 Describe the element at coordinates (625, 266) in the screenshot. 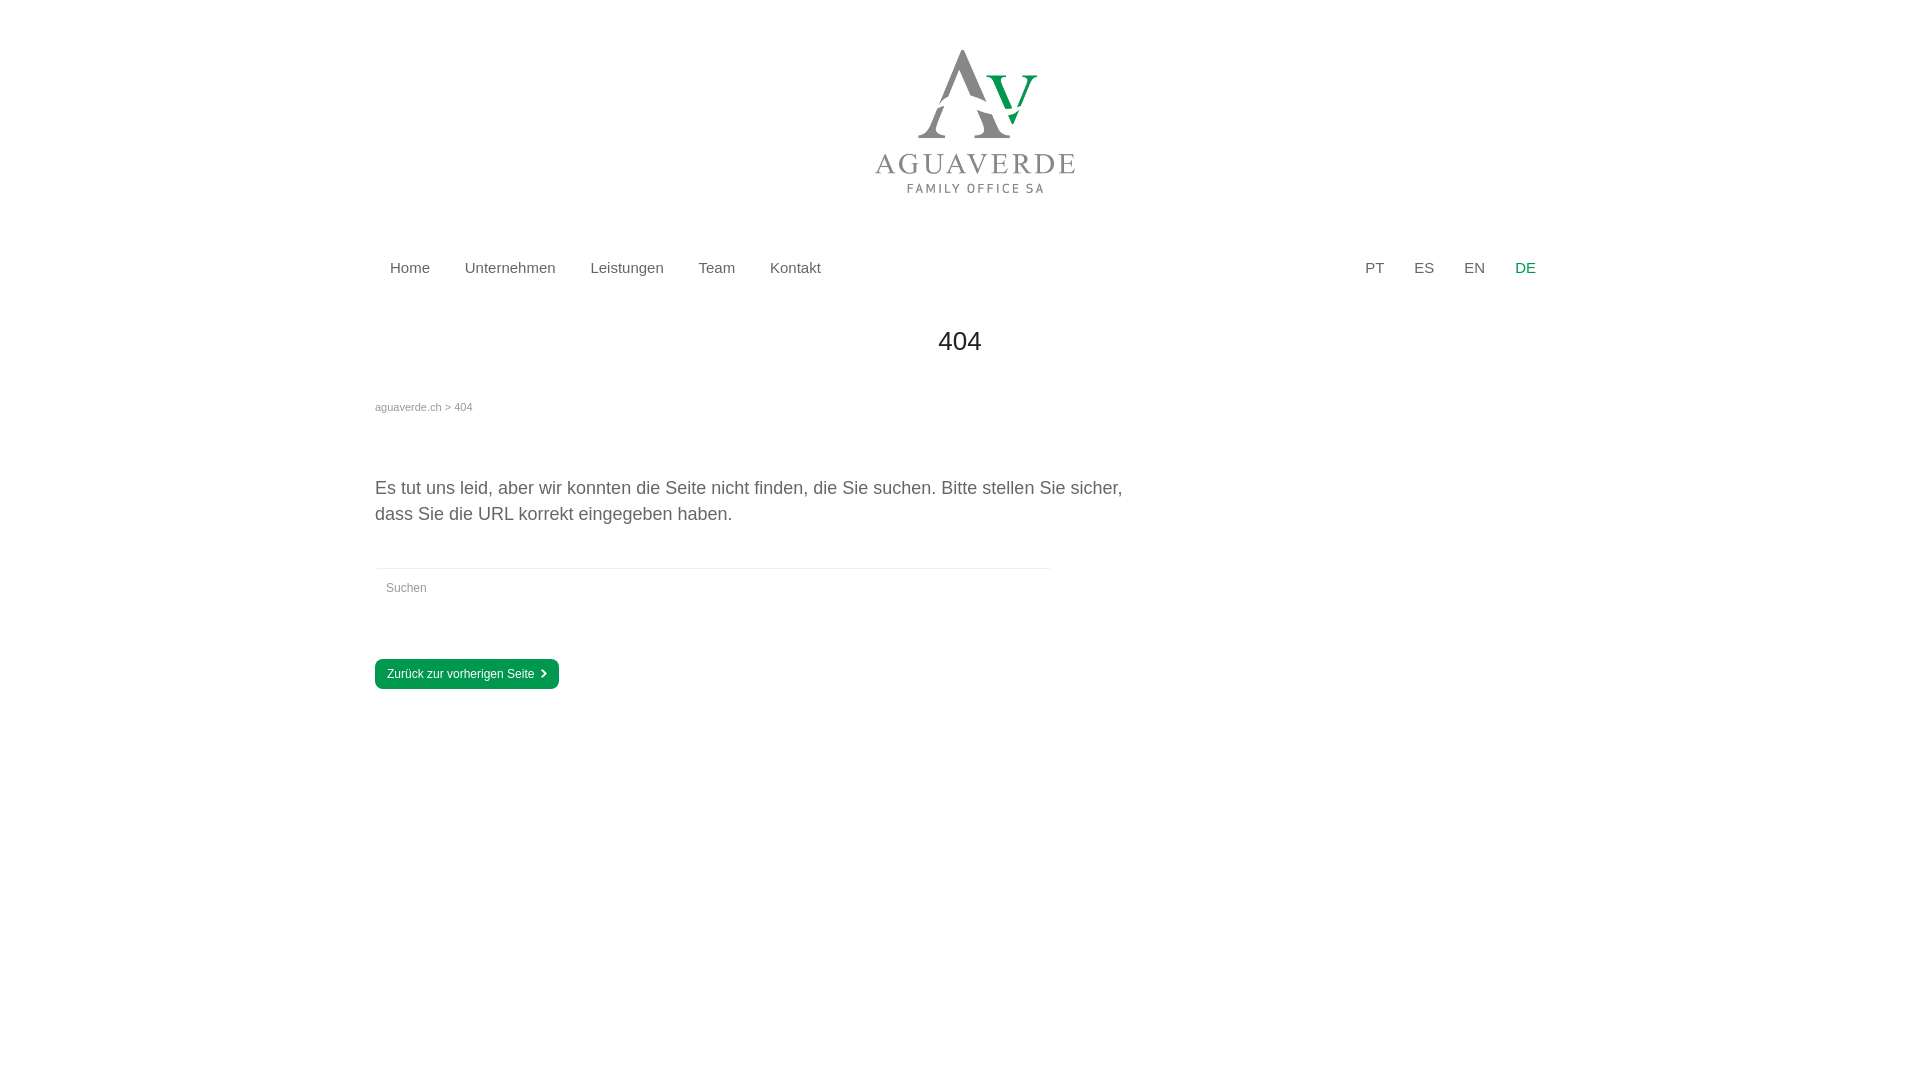

I see `'Leistungen'` at that location.